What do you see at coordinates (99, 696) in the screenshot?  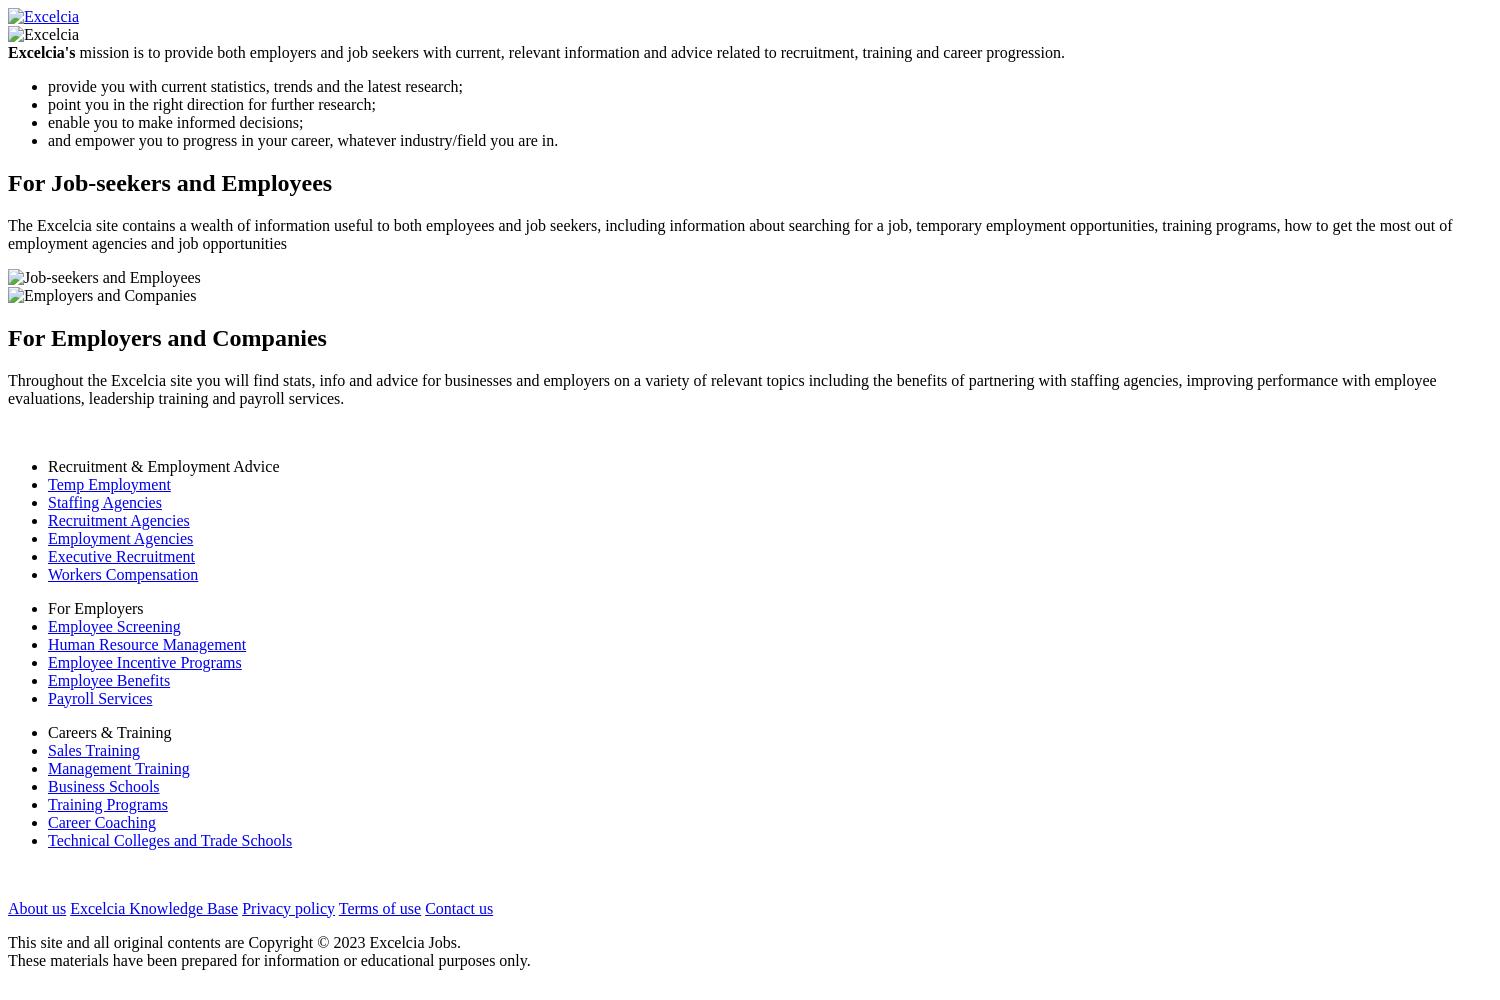 I see `'Payroll Services'` at bounding box center [99, 696].